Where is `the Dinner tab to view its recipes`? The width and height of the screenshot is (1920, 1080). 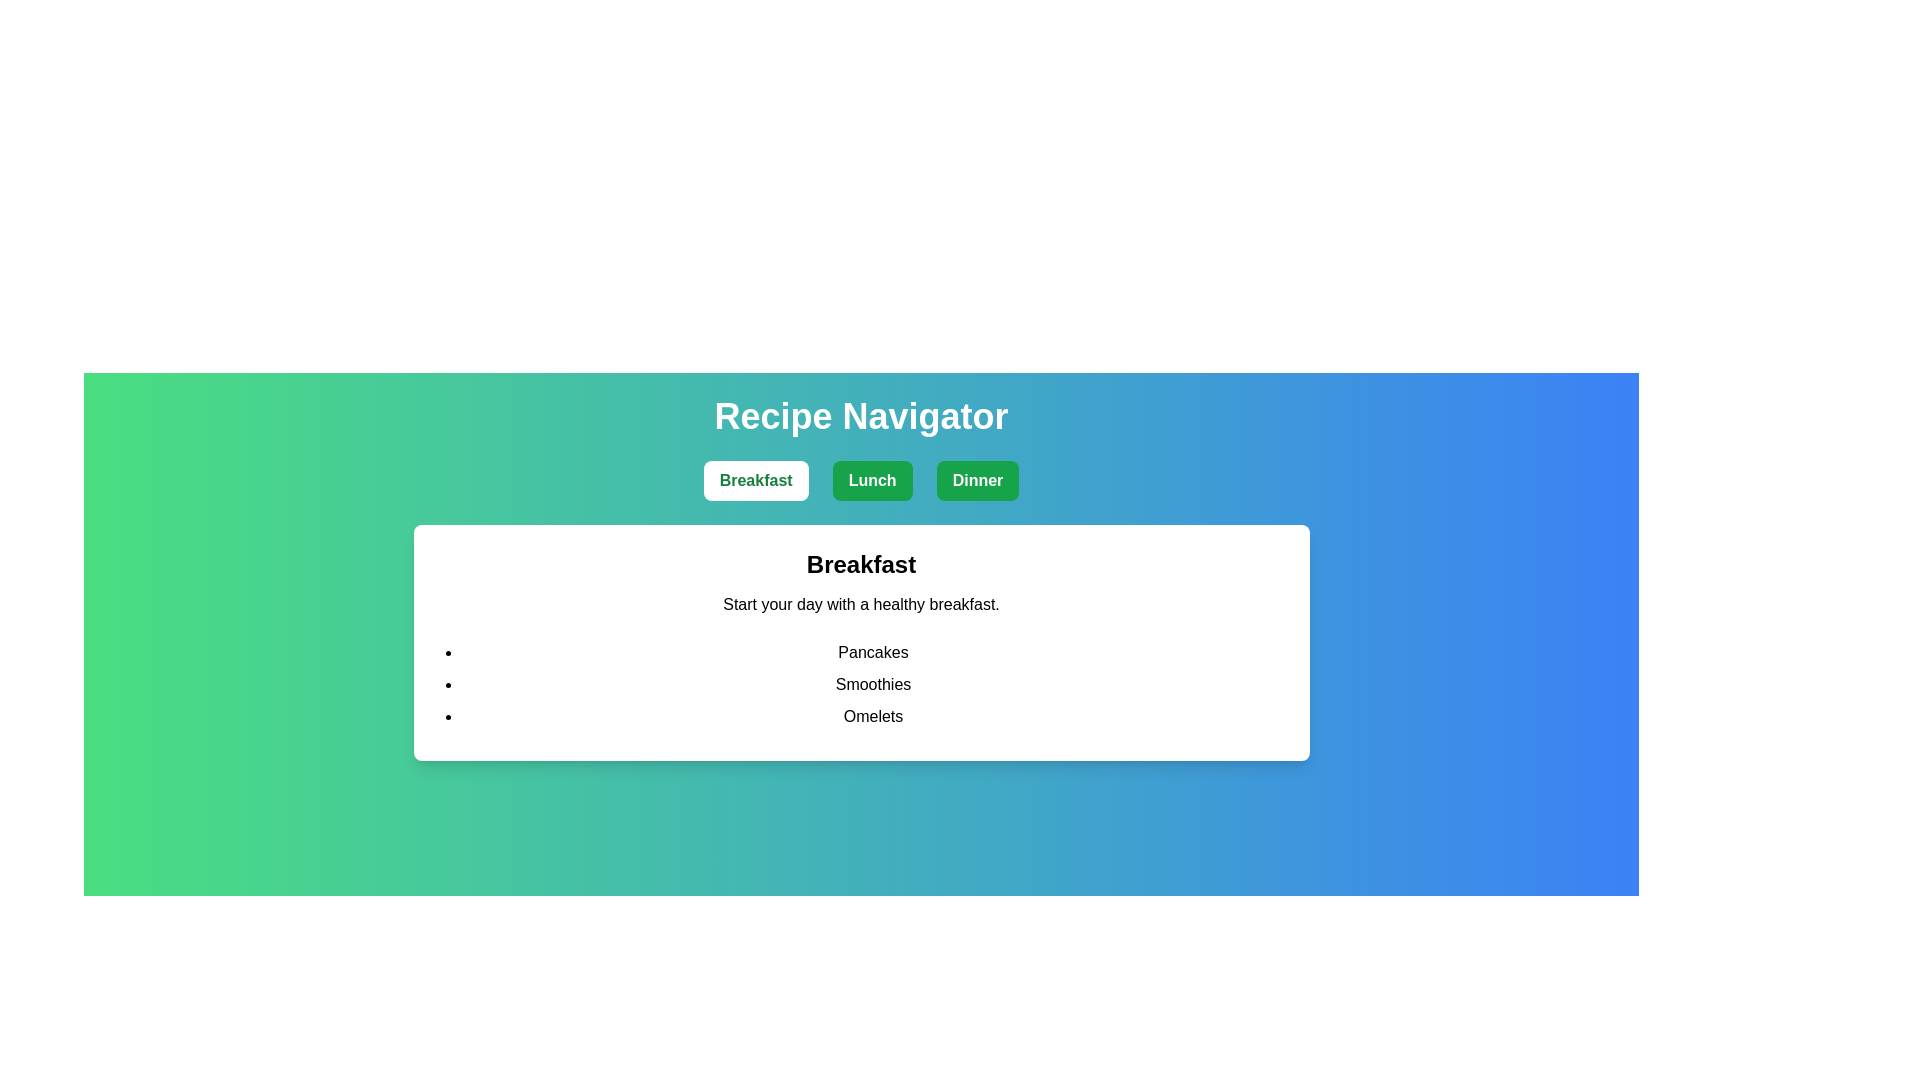
the Dinner tab to view its recipes is located at coordinates (978, 481).